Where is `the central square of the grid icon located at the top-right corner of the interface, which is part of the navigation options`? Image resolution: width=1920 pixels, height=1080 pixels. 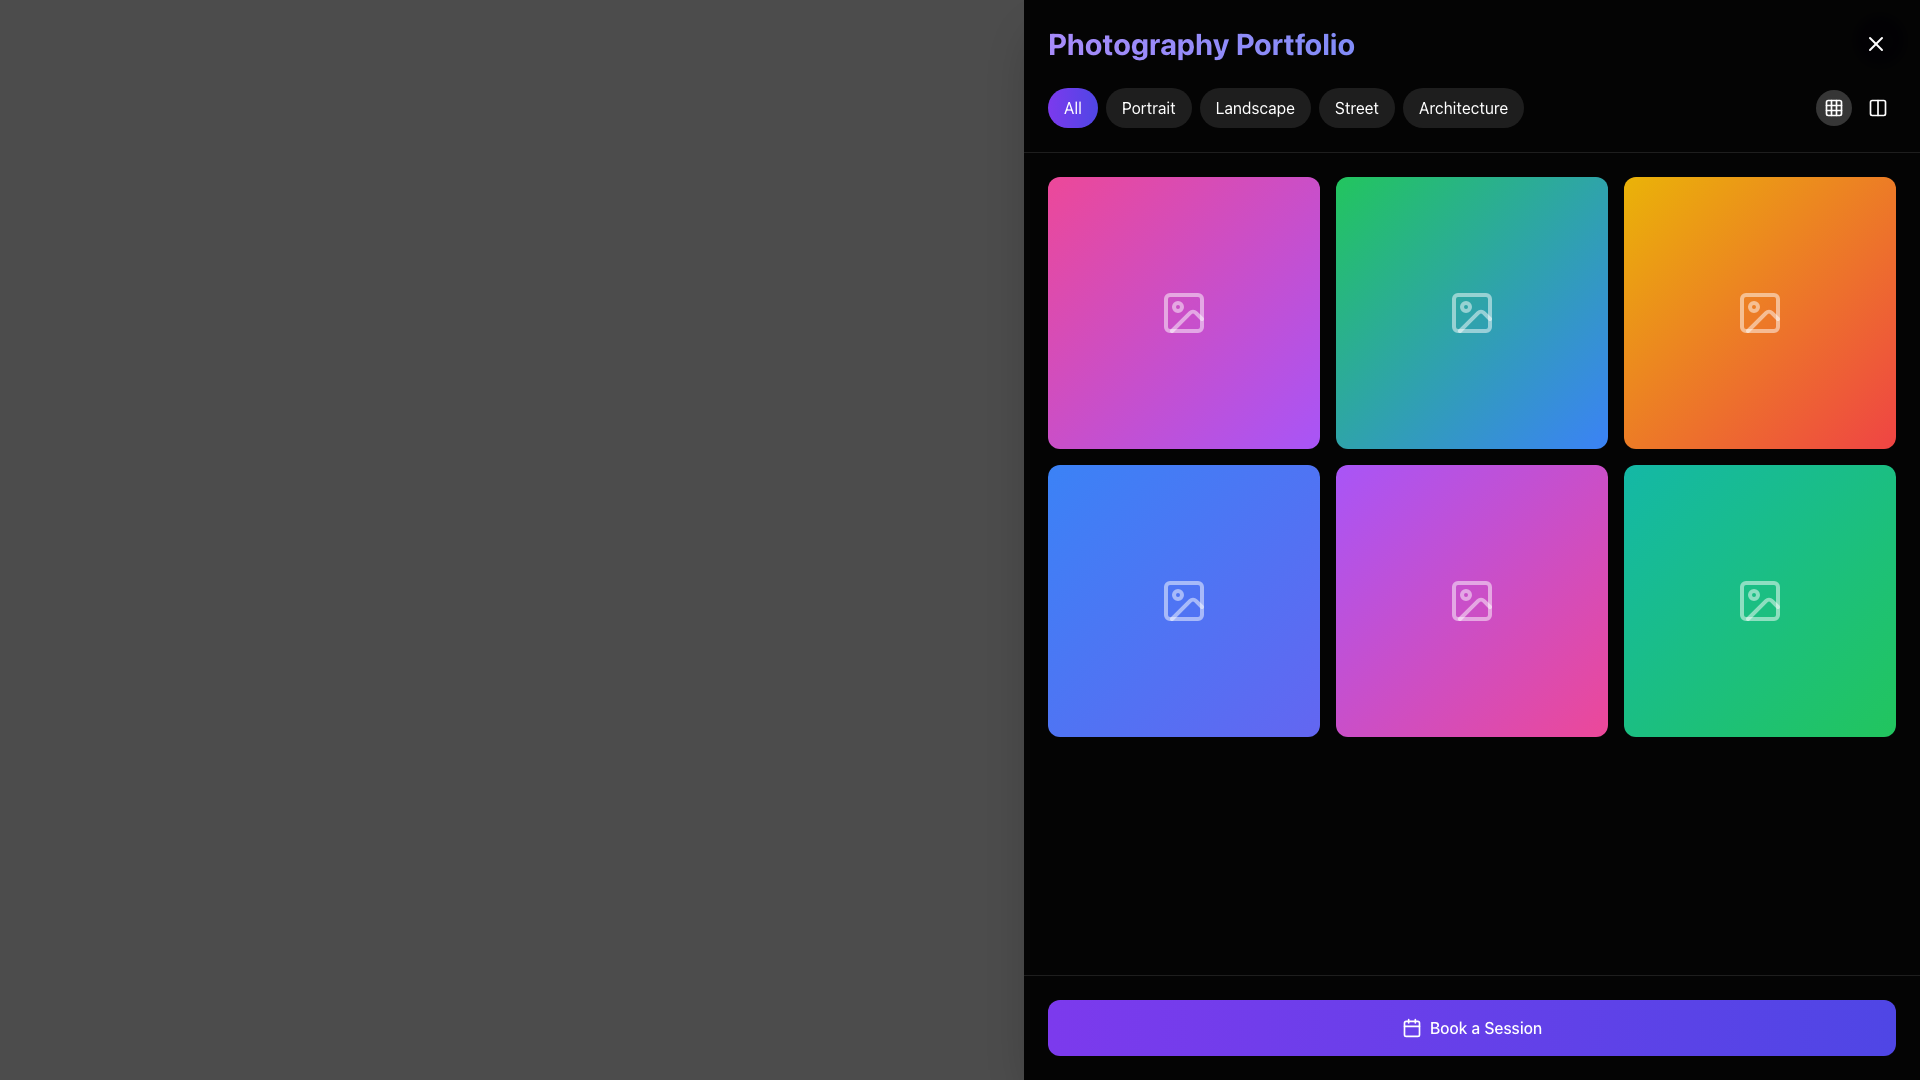
the central square of the grid icon located at the top-right corner of the interface, which is part of the navigation options is located at coordinates (1833, 108).